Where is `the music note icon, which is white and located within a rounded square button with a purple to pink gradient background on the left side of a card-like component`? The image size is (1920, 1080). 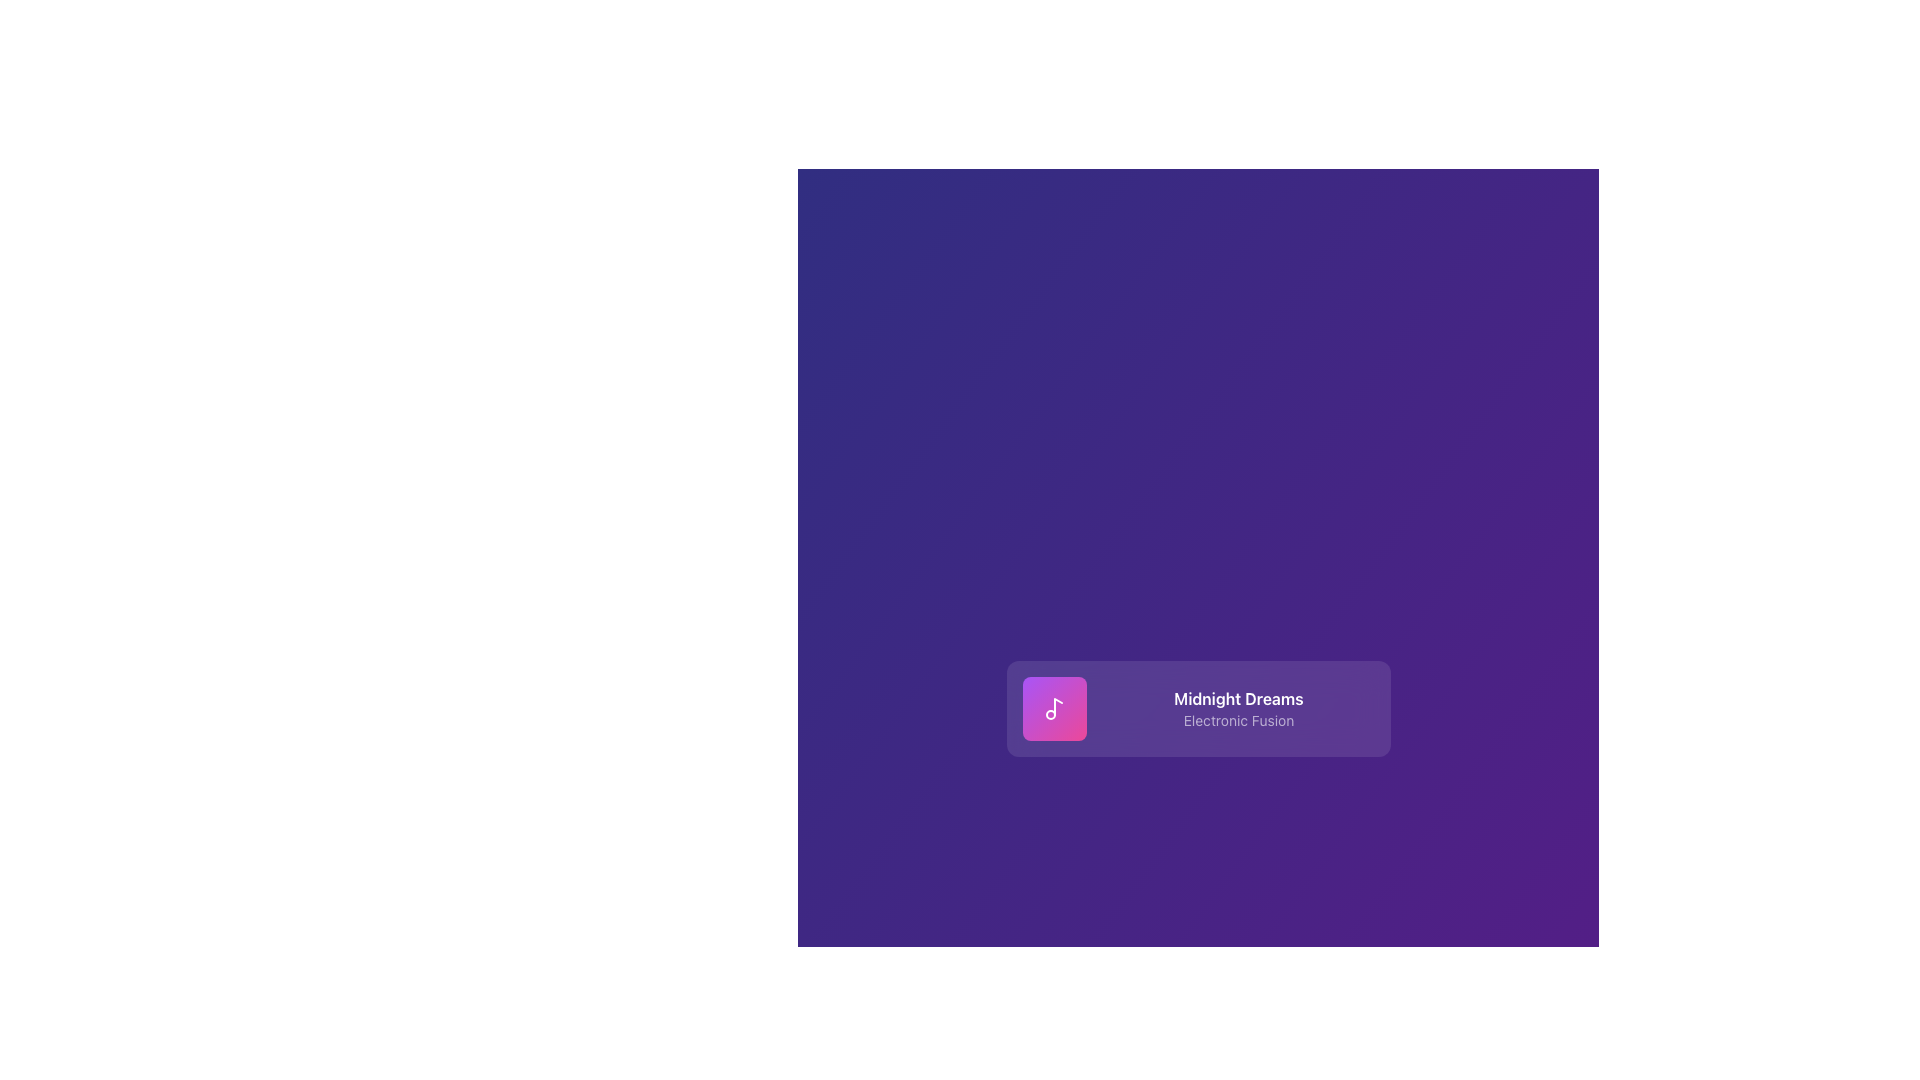
the music note icon, which is white and located within a rounded square button with a purple to pink gradient background on the left side of a card-like component is located at coordinates (1053, 708).